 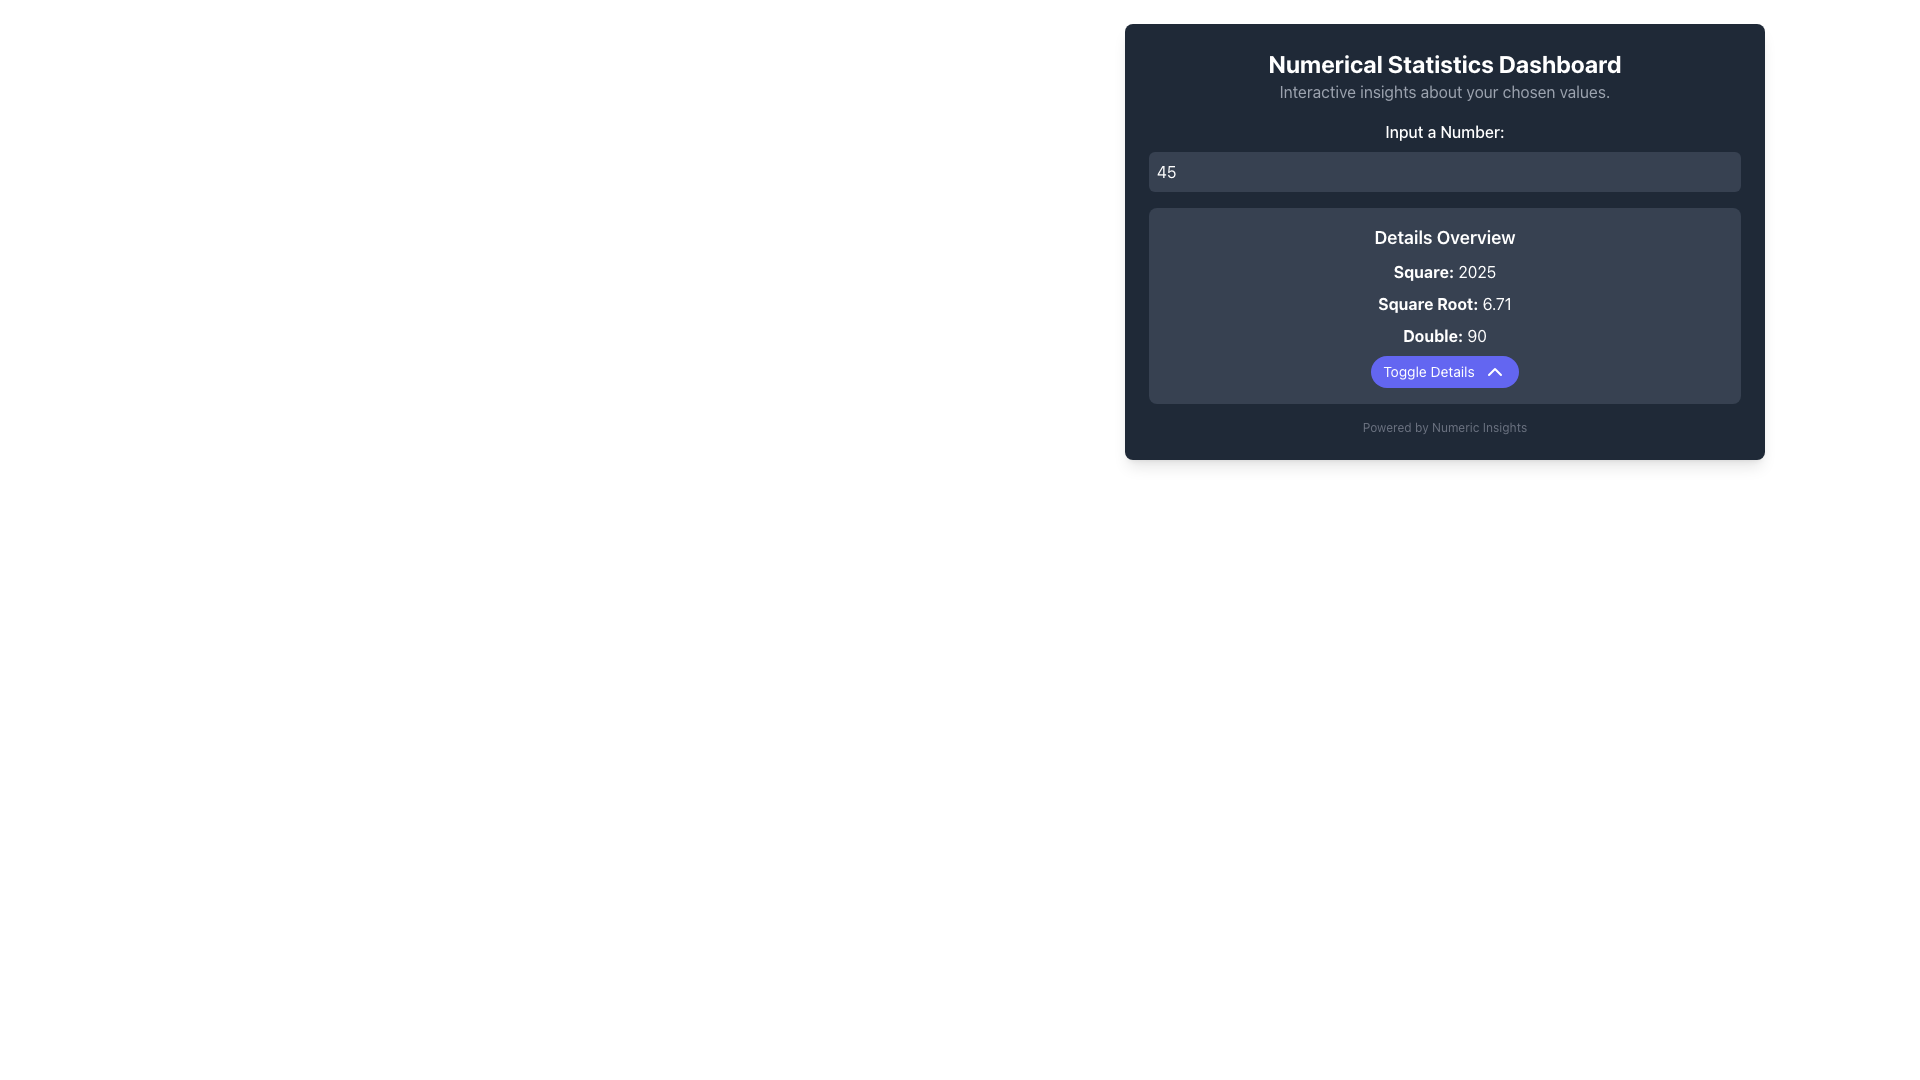 What do you see at coordinates (1444, 371) in the screenshot?
I see `the toggle button located at the bottom of the 'Details Overview' section` at bounding box center [1444, 371].